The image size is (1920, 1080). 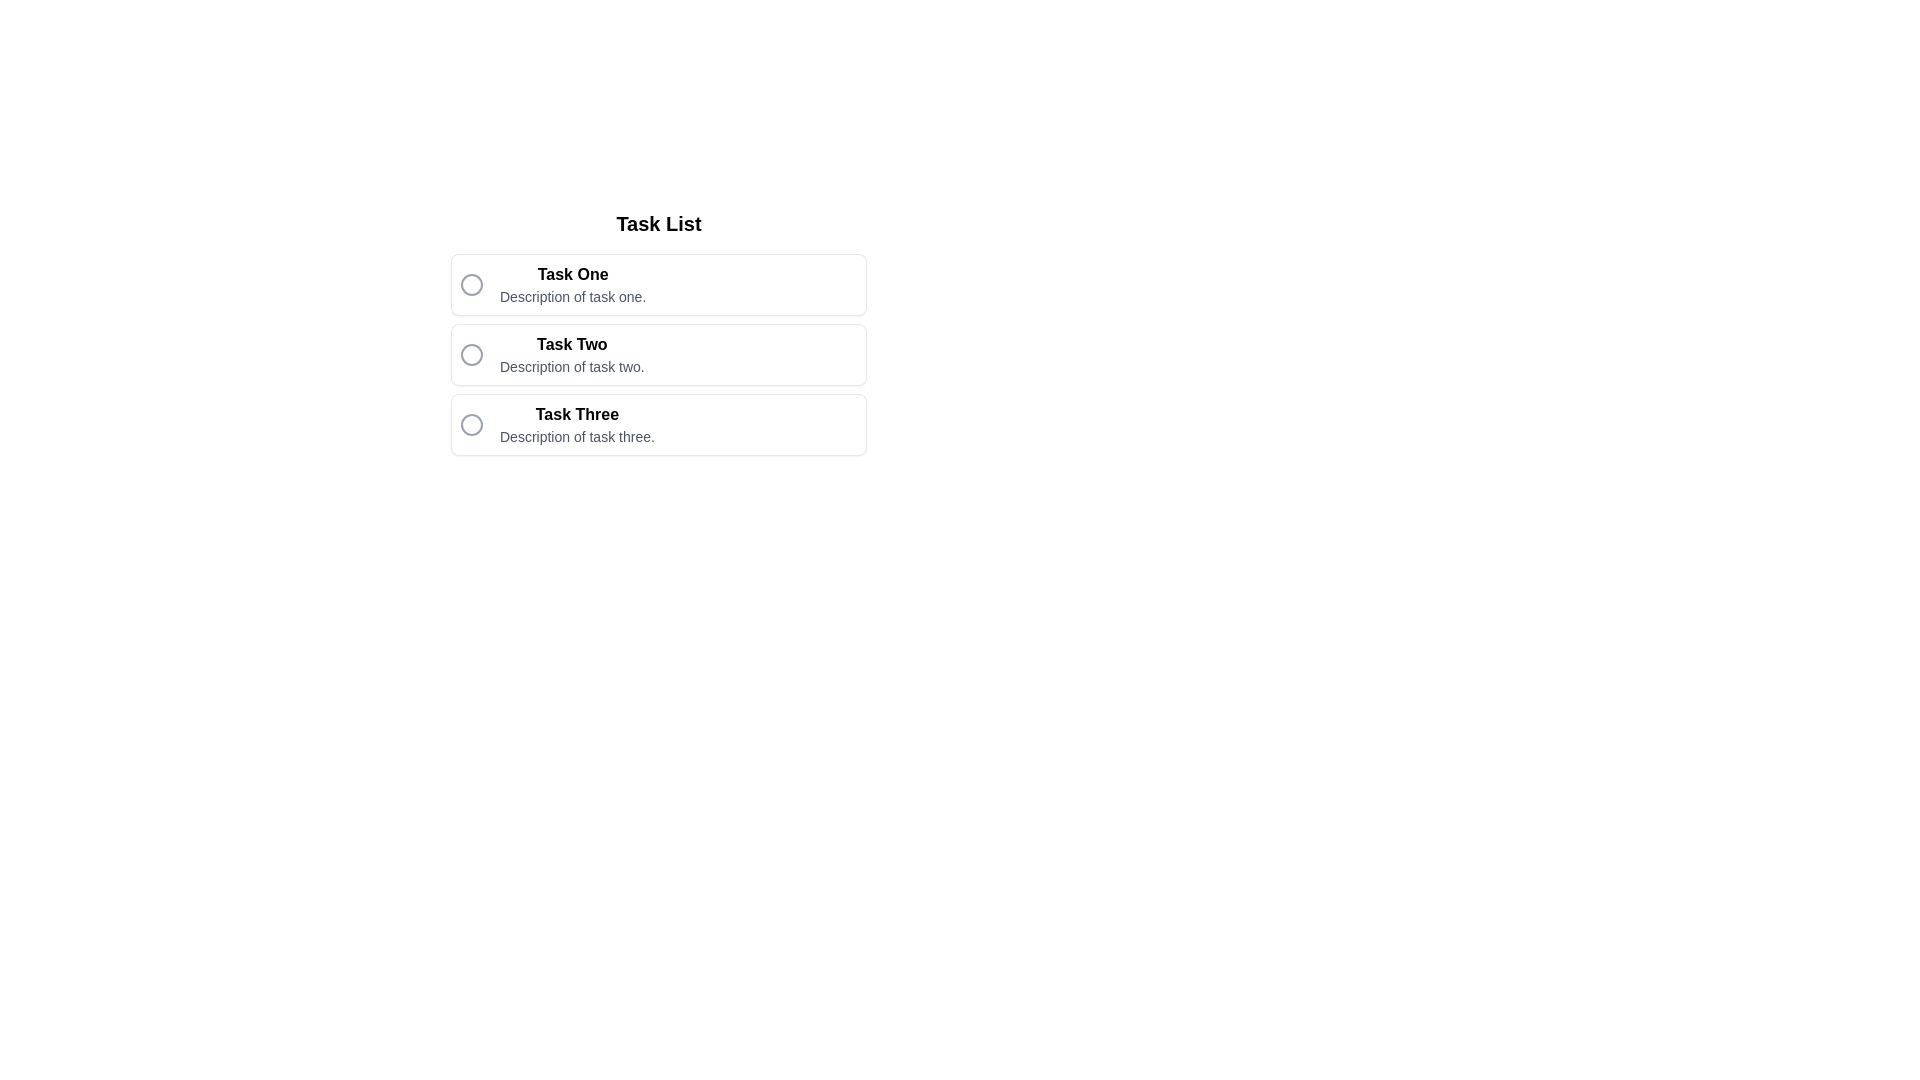 I want to click on text 'Task One' and 'Description of task one.' from the first card in the vertically stacked list, located below the 'Task List' heading, so click(x=572, y=285).